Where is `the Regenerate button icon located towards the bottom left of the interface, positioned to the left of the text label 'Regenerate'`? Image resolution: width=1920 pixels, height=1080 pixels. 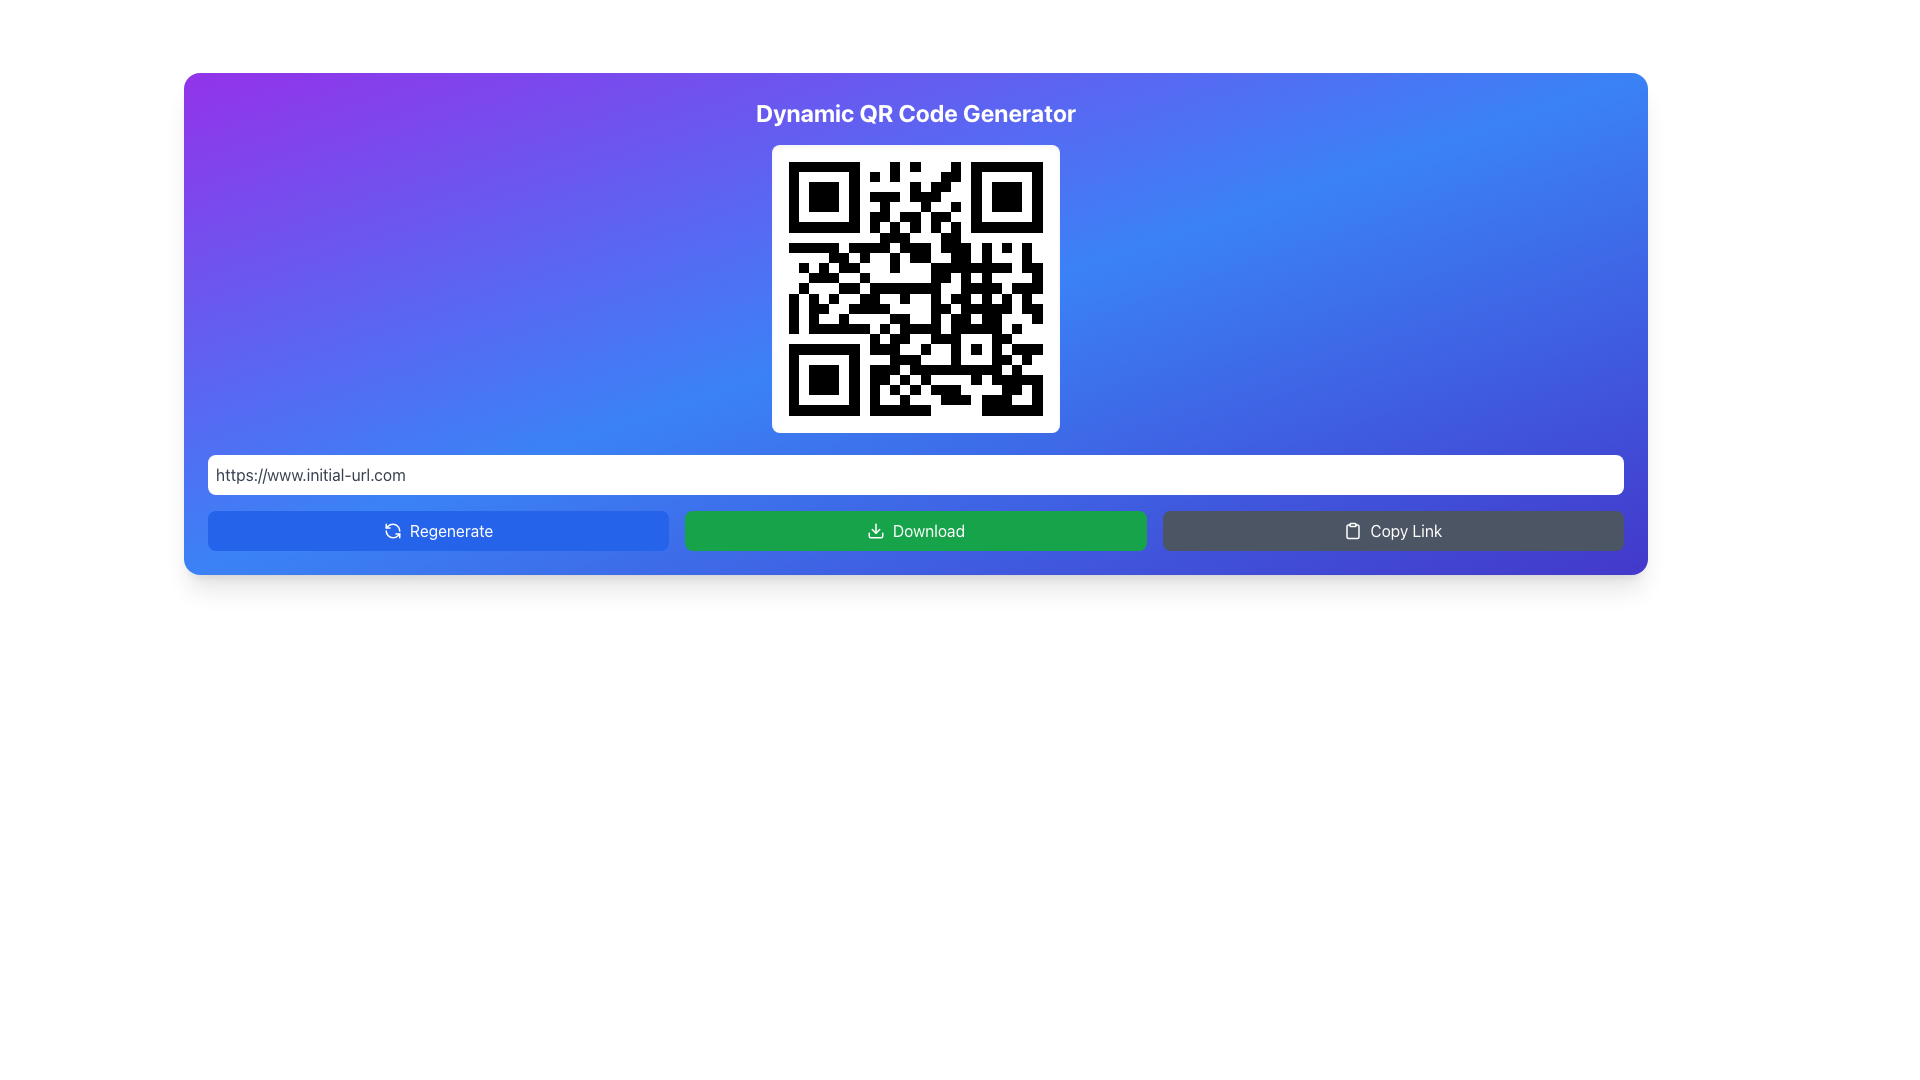 the Regenerate button icon located towards the bottom left of the interface, positioned to the left of the text label 'Regenerate' is located at coordinates (393, 530).